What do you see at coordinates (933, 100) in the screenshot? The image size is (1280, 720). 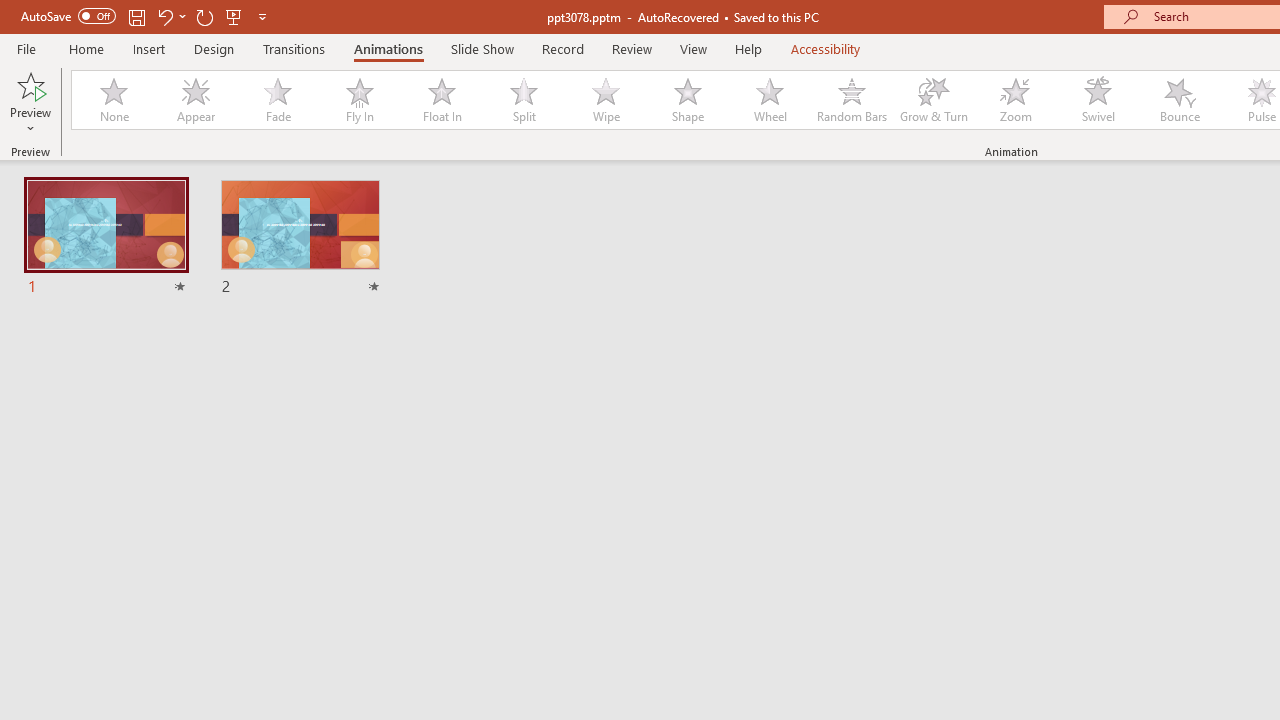 I see `'Grow & Turn'` at bounding box center [933, 100].